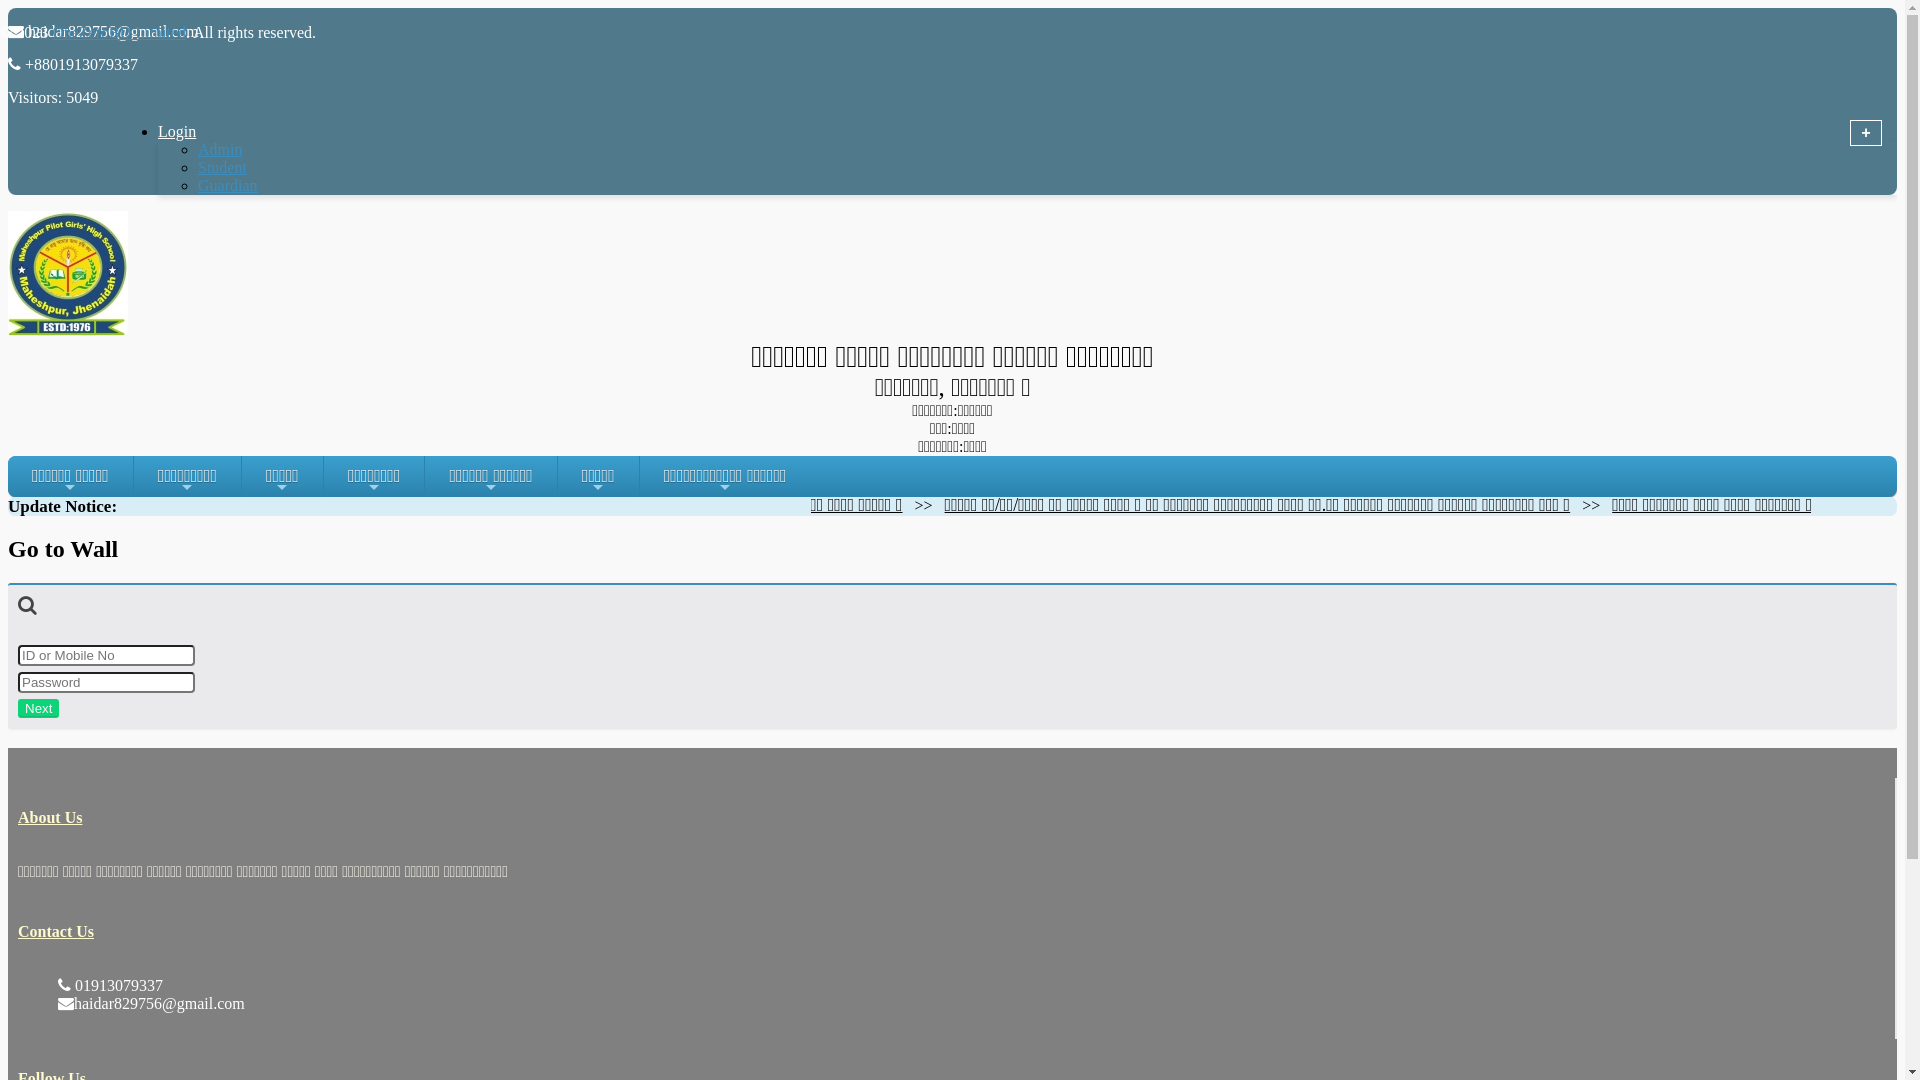 This screenshot has width=1920, height=1080. What do you see at coordinates (220, 148) in the screenshot?
I see `'Admin'` at bounding box center [220, 148].